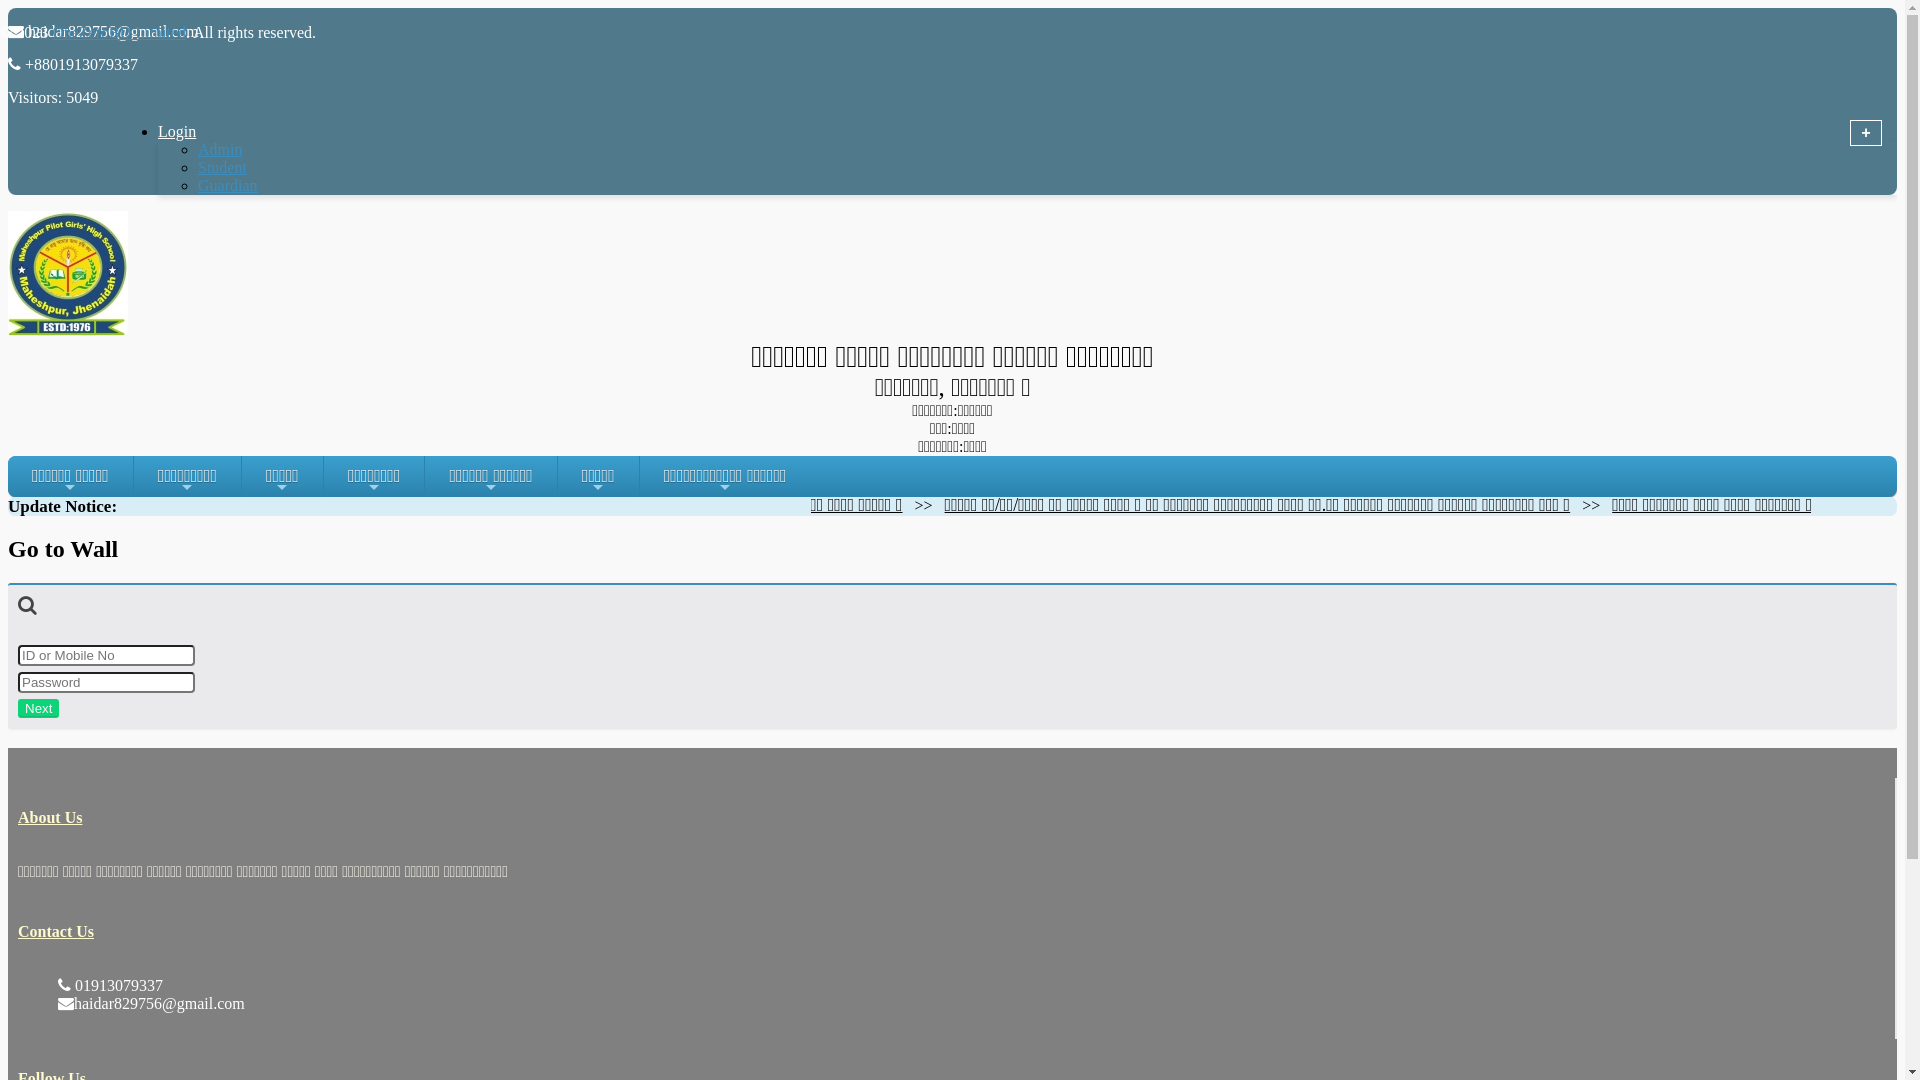 This screenshot has width=1920, height=1080. What do you see at coordinates (220, 148) in the screenshot?
I see `'Admin'` at bounding box center [220, 148].